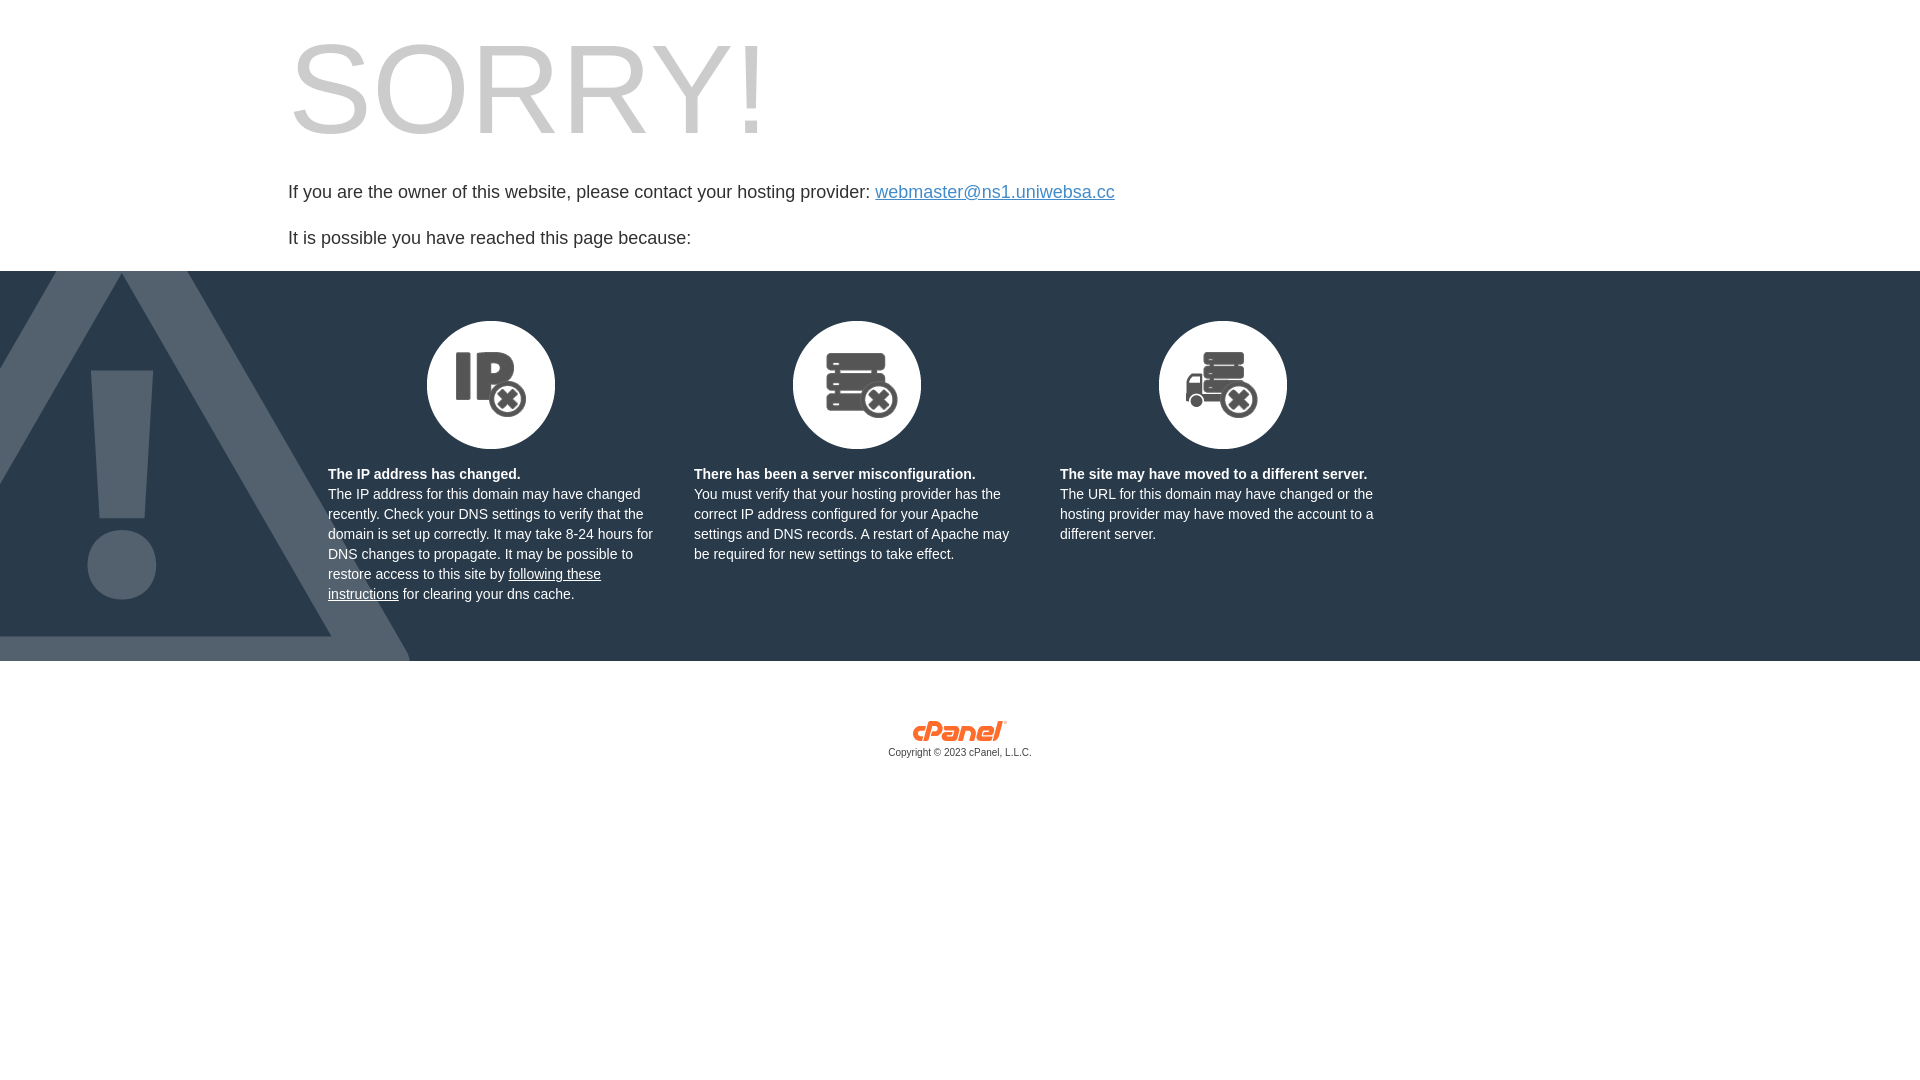 The height and width of the screenshot is (1080, 1920). I want to click on 'webmaster@ns1.uniwebsa.cc', so click(874, 192).